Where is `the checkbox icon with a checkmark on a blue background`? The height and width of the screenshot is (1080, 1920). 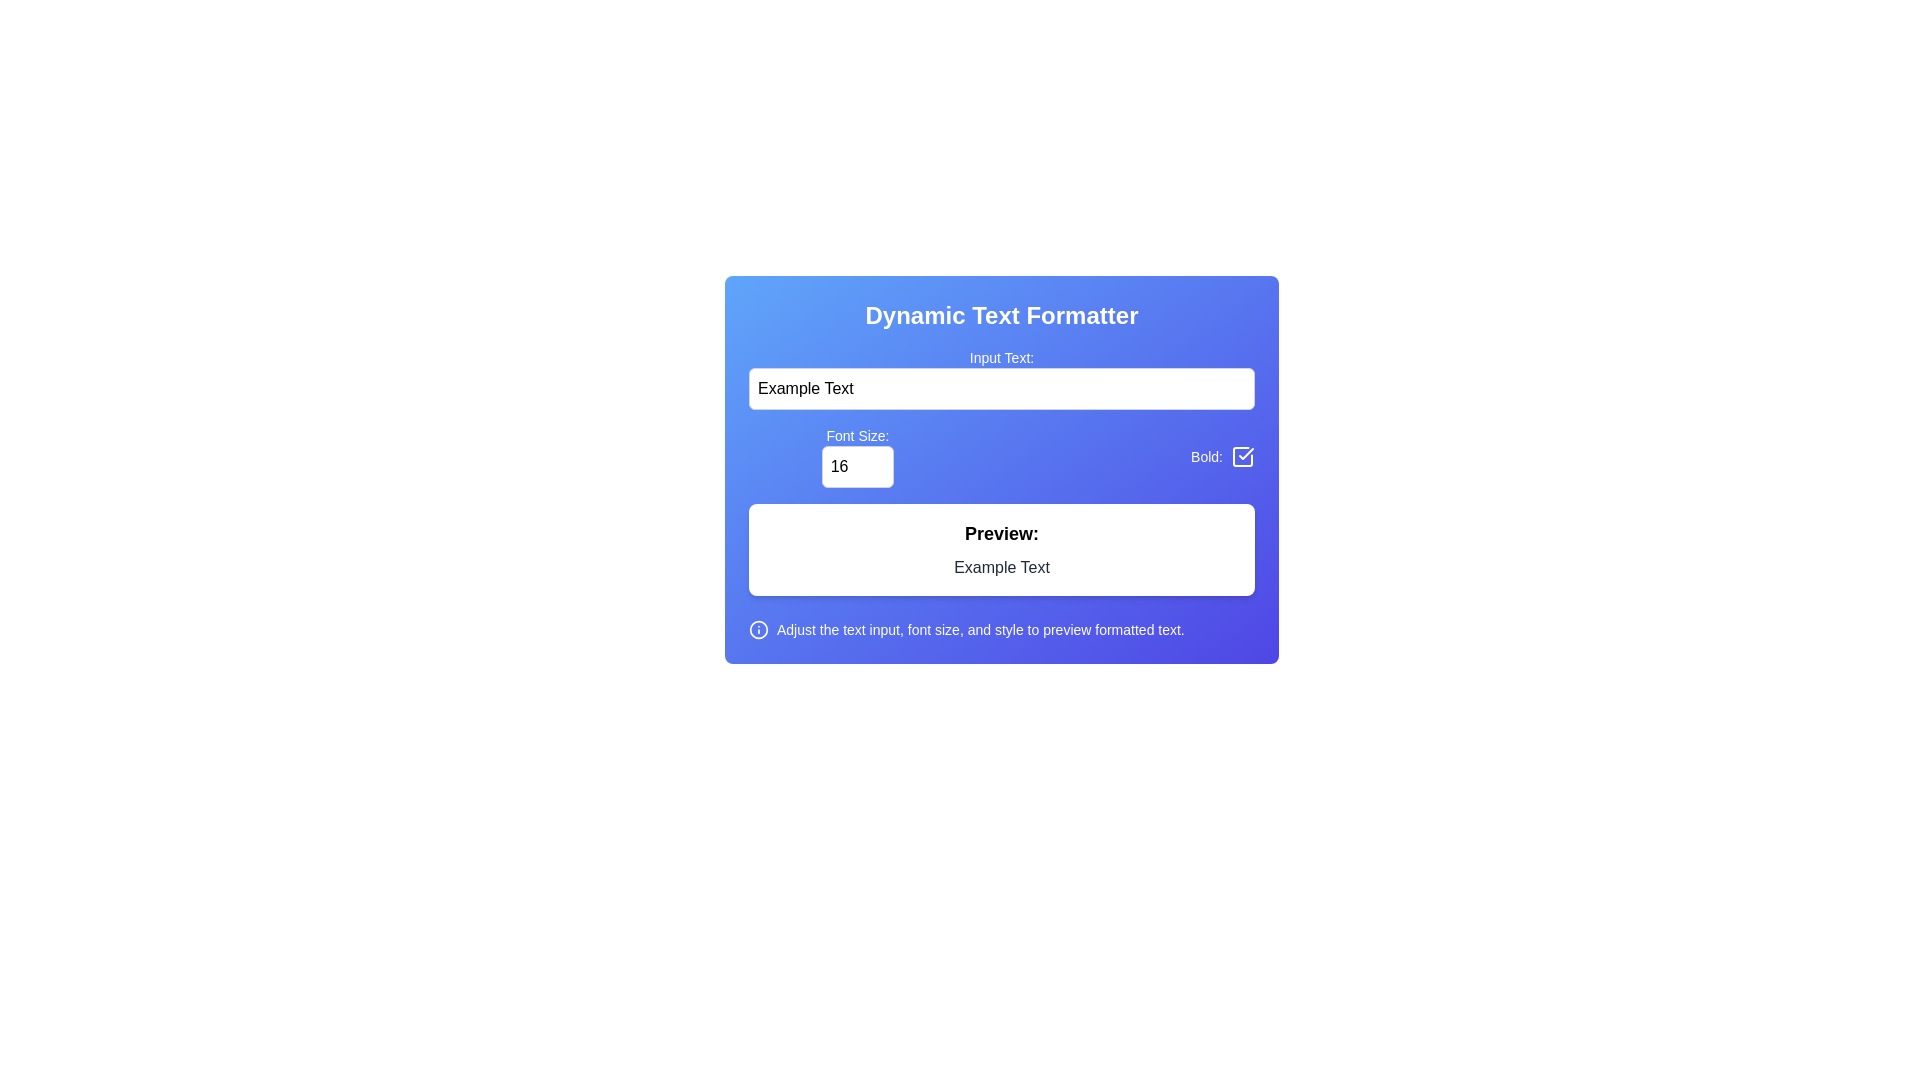 the checkbox icon with a checkmark on a blue background is located at coordinates (1242, 456).